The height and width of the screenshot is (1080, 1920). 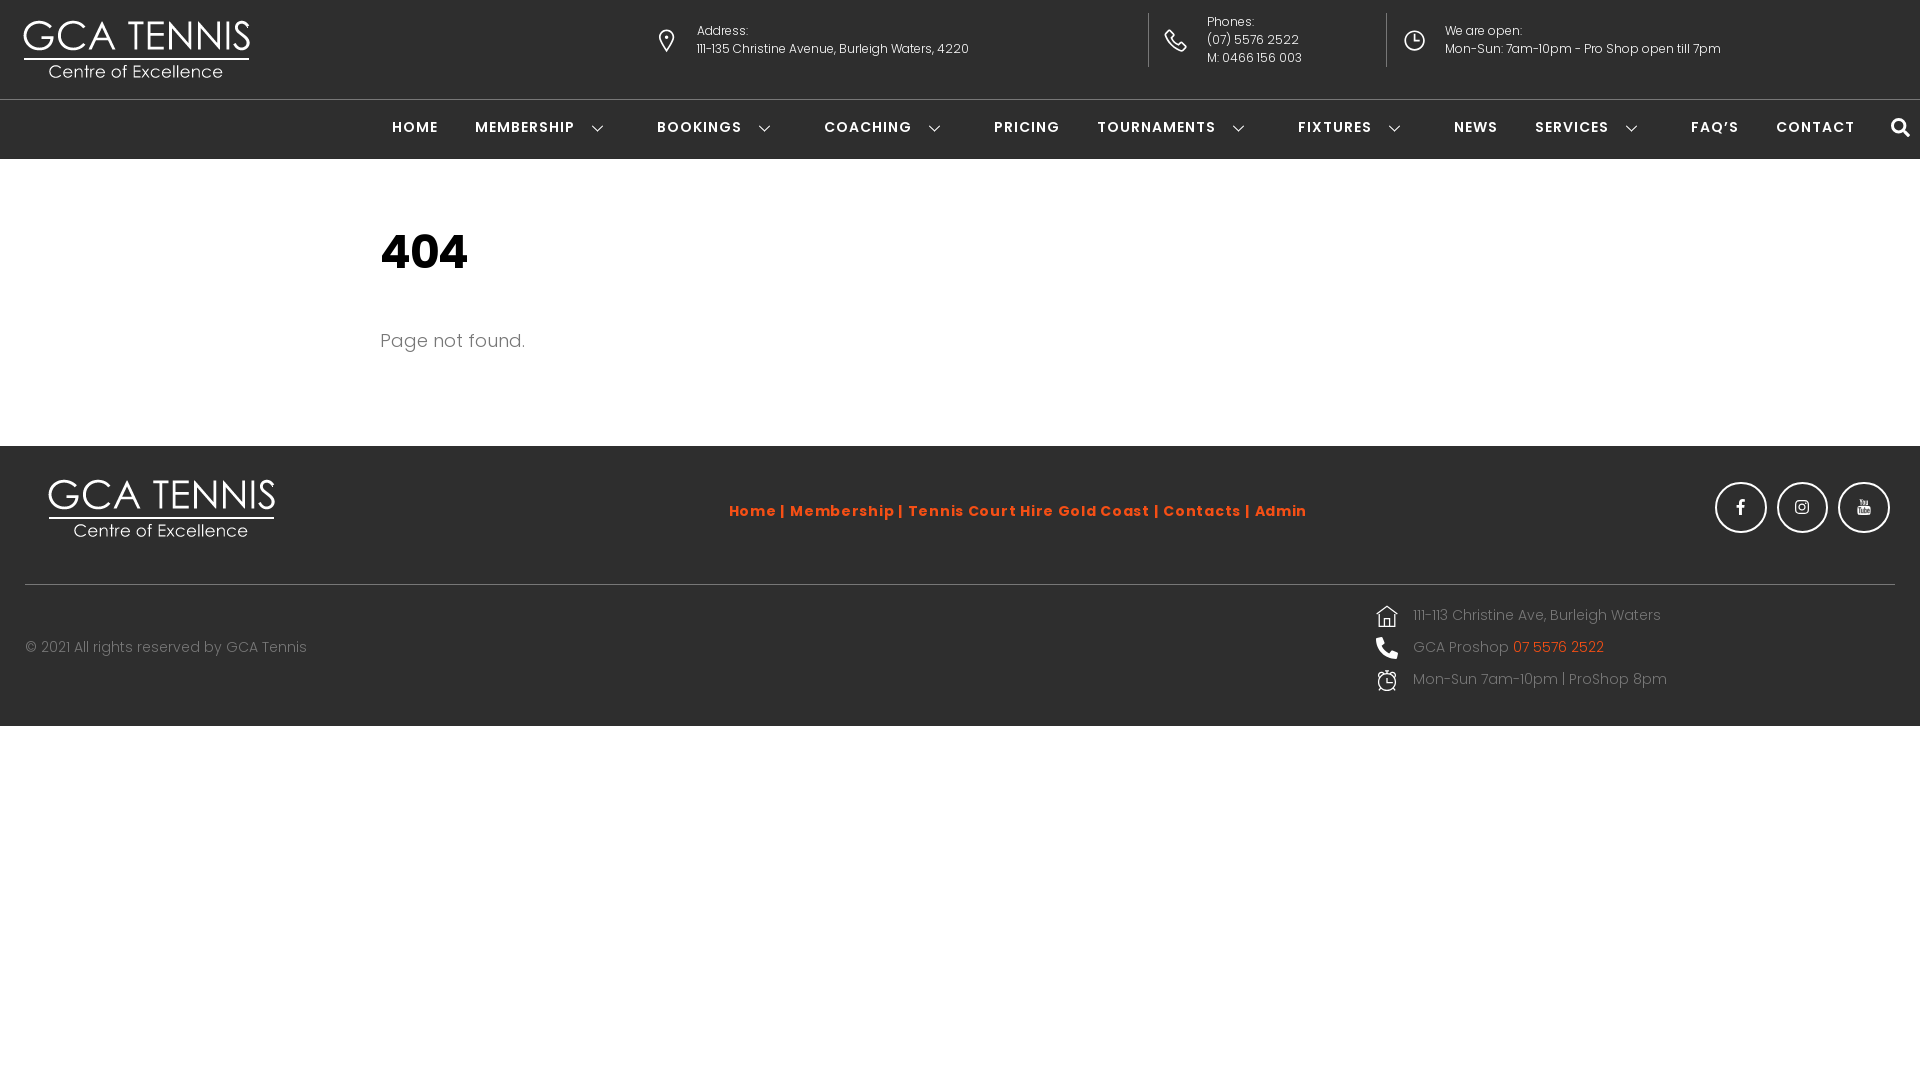 What do you see at coordinates (1297, 127) in the screenshot?
I see `'FIXTURES'` at bounding box center [1297, 127].